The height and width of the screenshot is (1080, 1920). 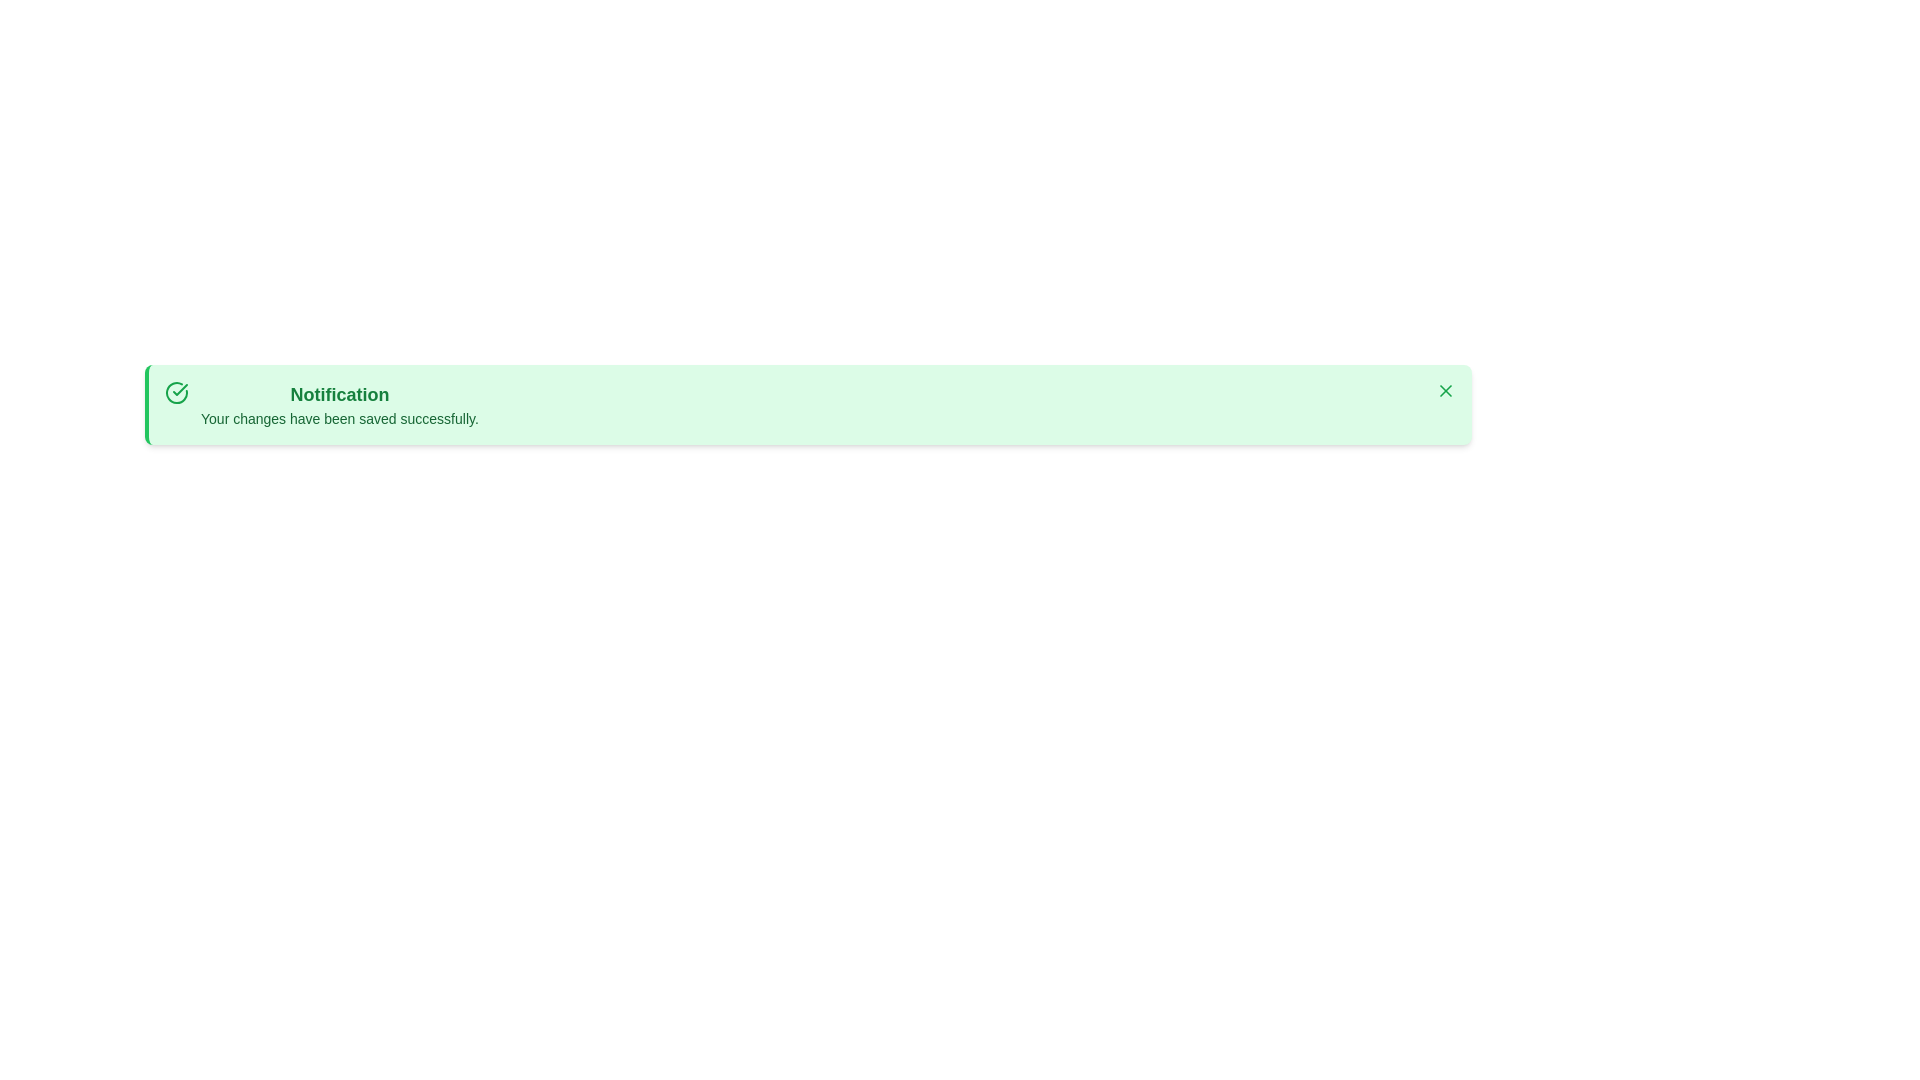 What do you see at coordinates (1445, 390) in the screenshot?
I see `the close button to dismiss the alert` at bounding box center [1445, 390].